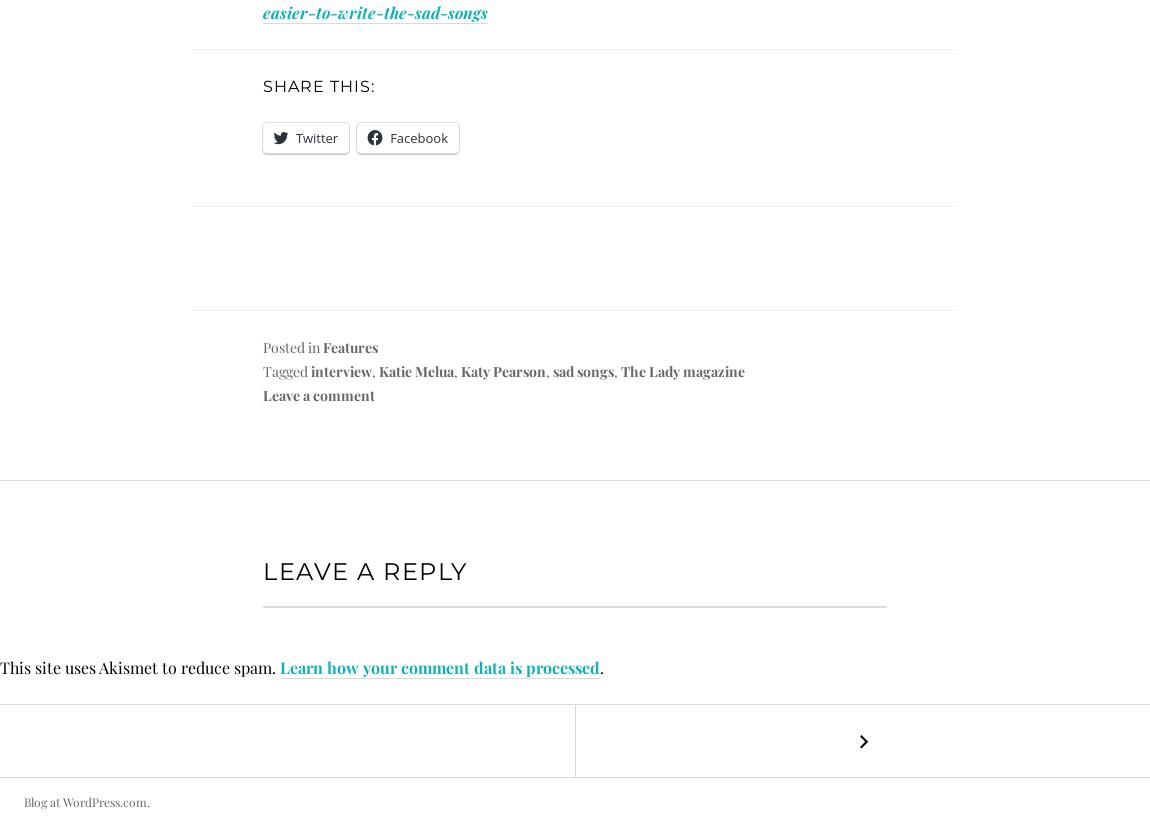 The height and width of the screenshot is (824, 1150). Describe the element at coordinates (293, 346) in the screenshot. I see `'Posted in'` at that location.